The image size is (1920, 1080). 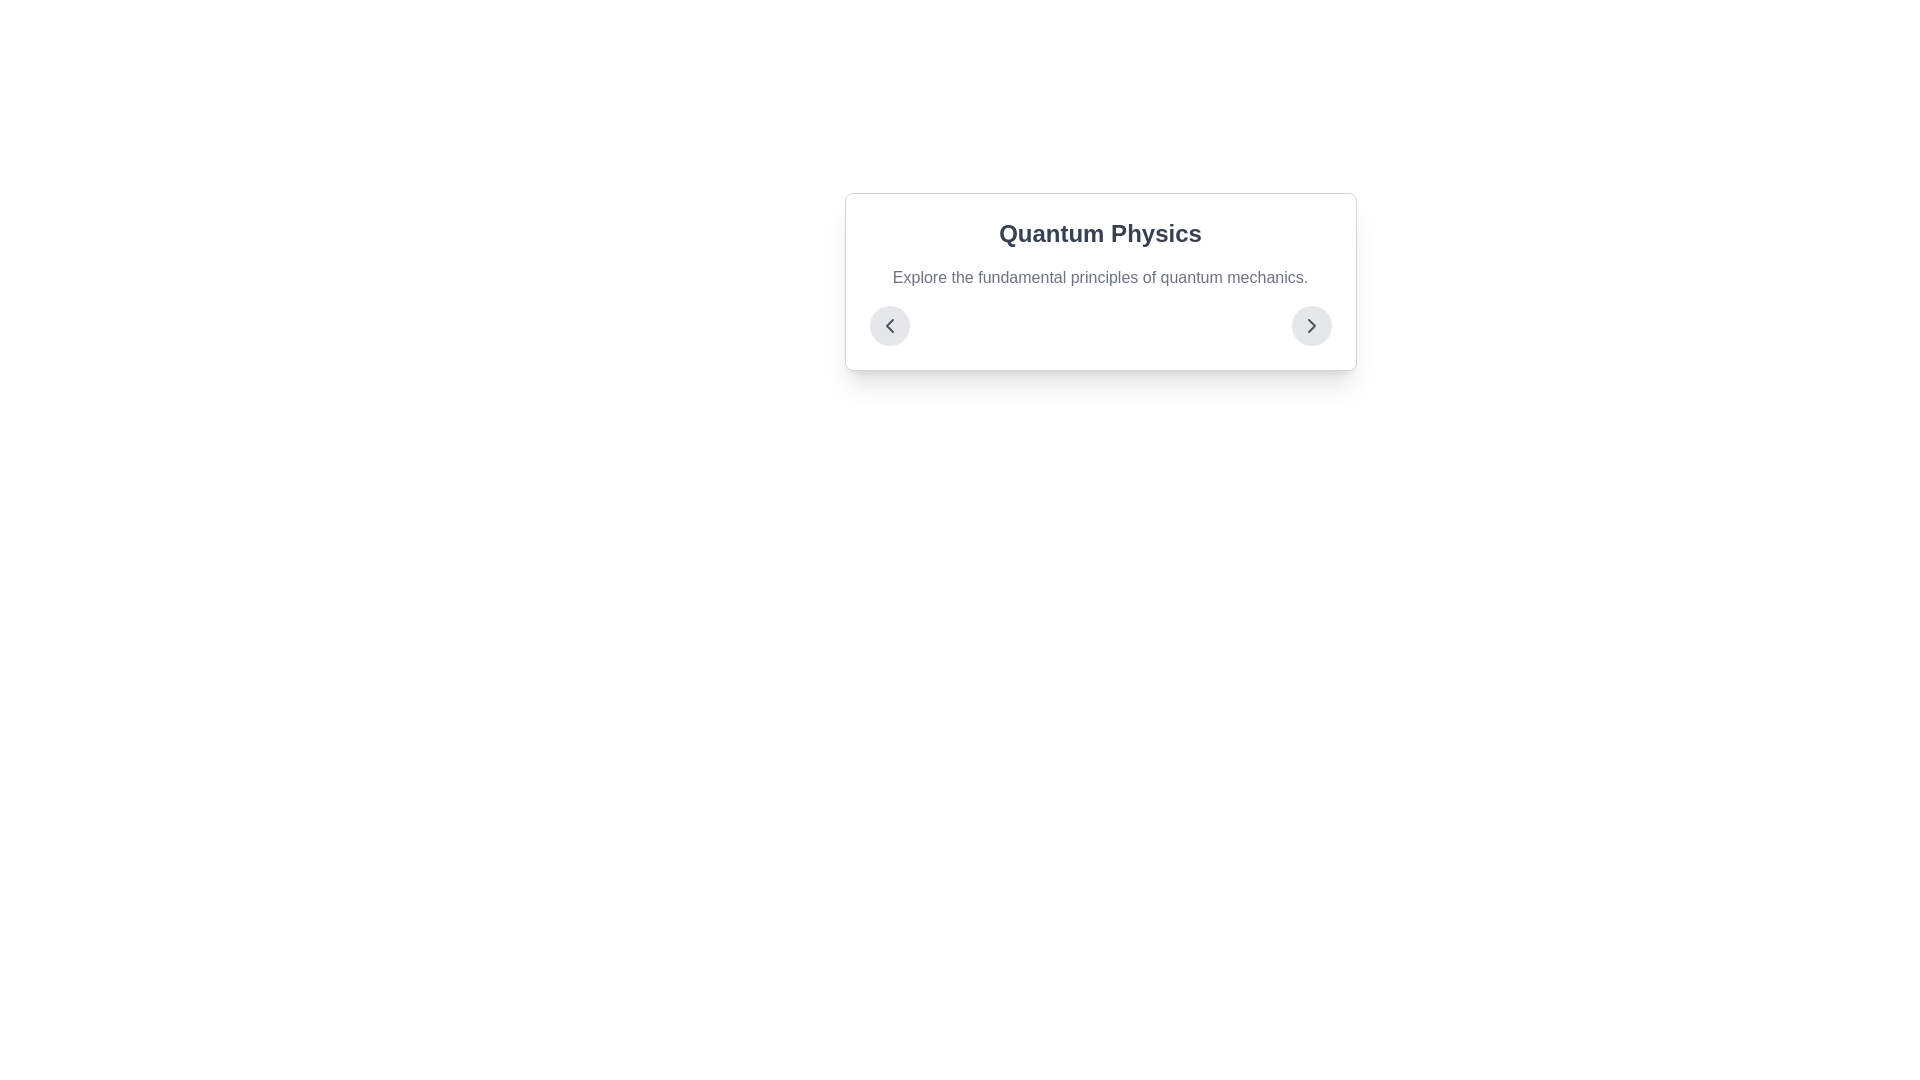 I want to click on the circular button with a light gray background and a dark gray left-pointing chevron icon, so click(x=888, y=325).